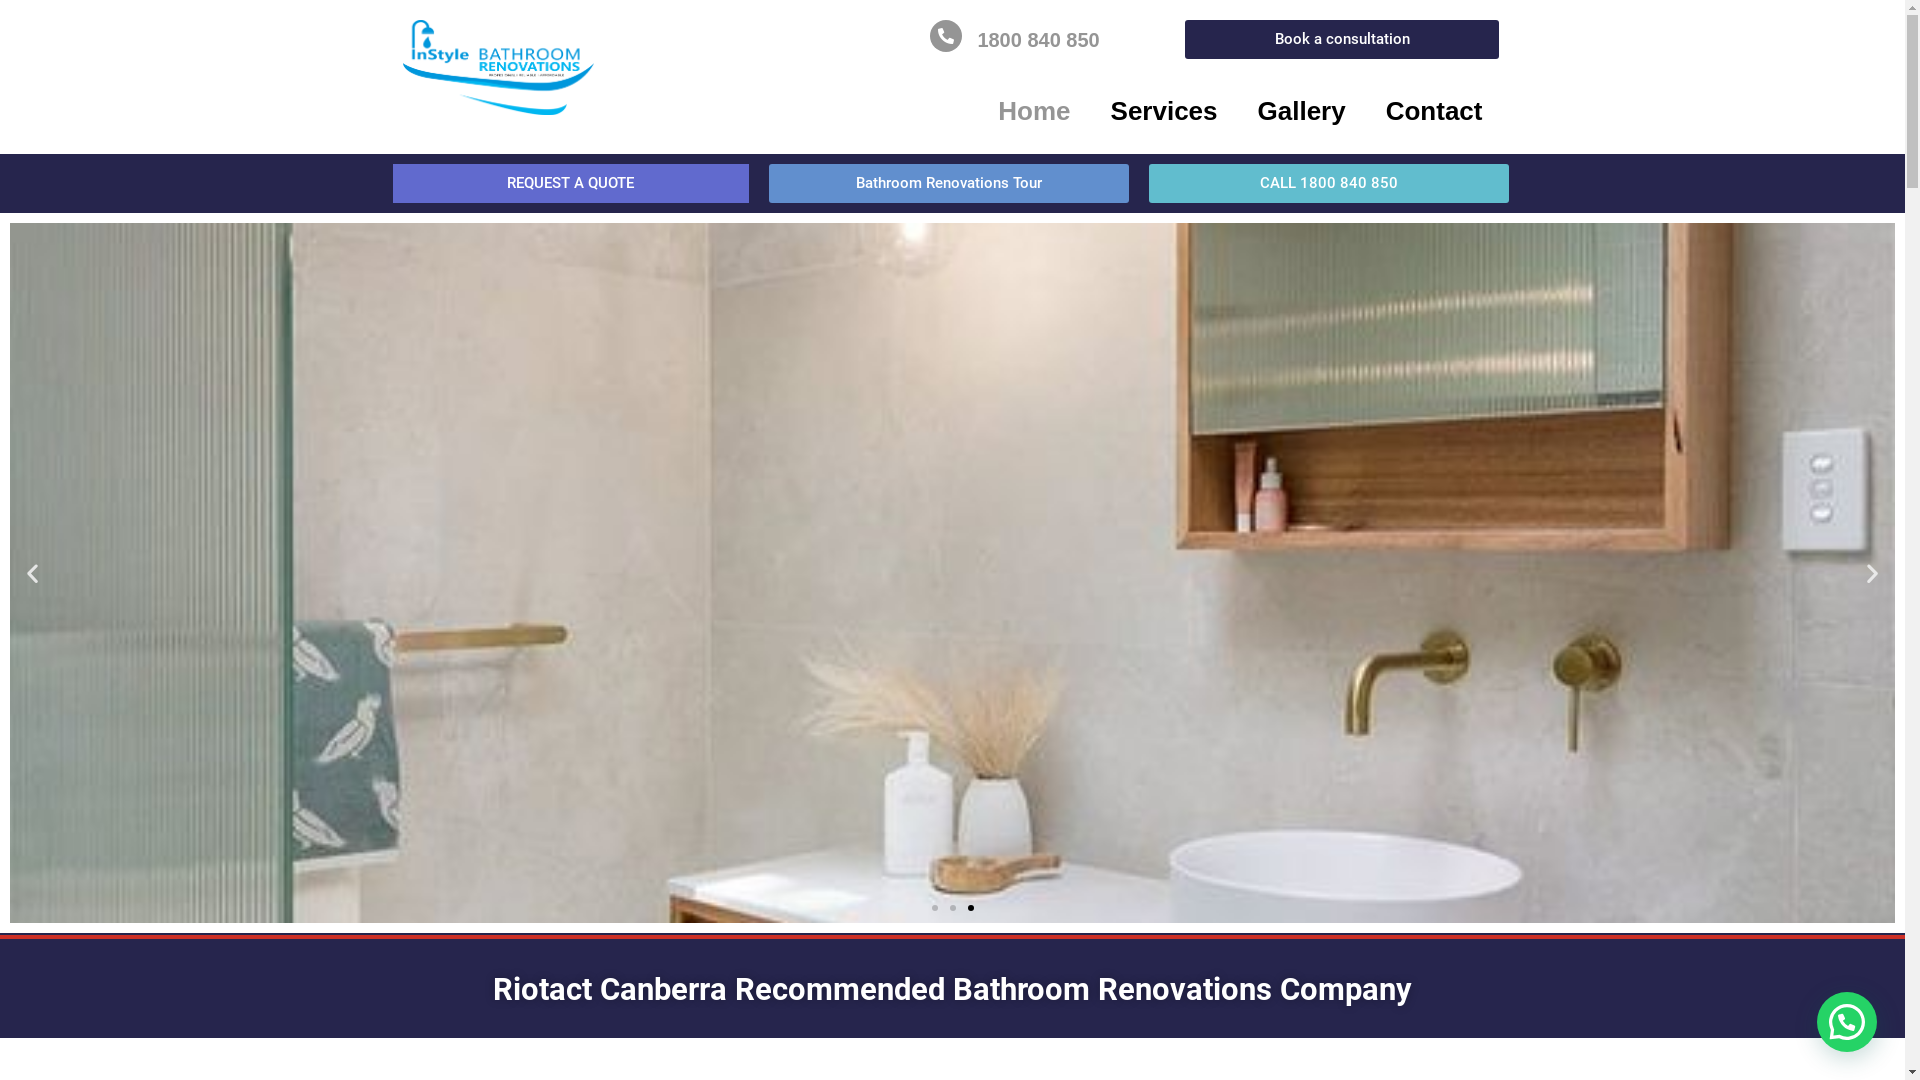  I want to click on 'Gallery', so click(1301, 111).